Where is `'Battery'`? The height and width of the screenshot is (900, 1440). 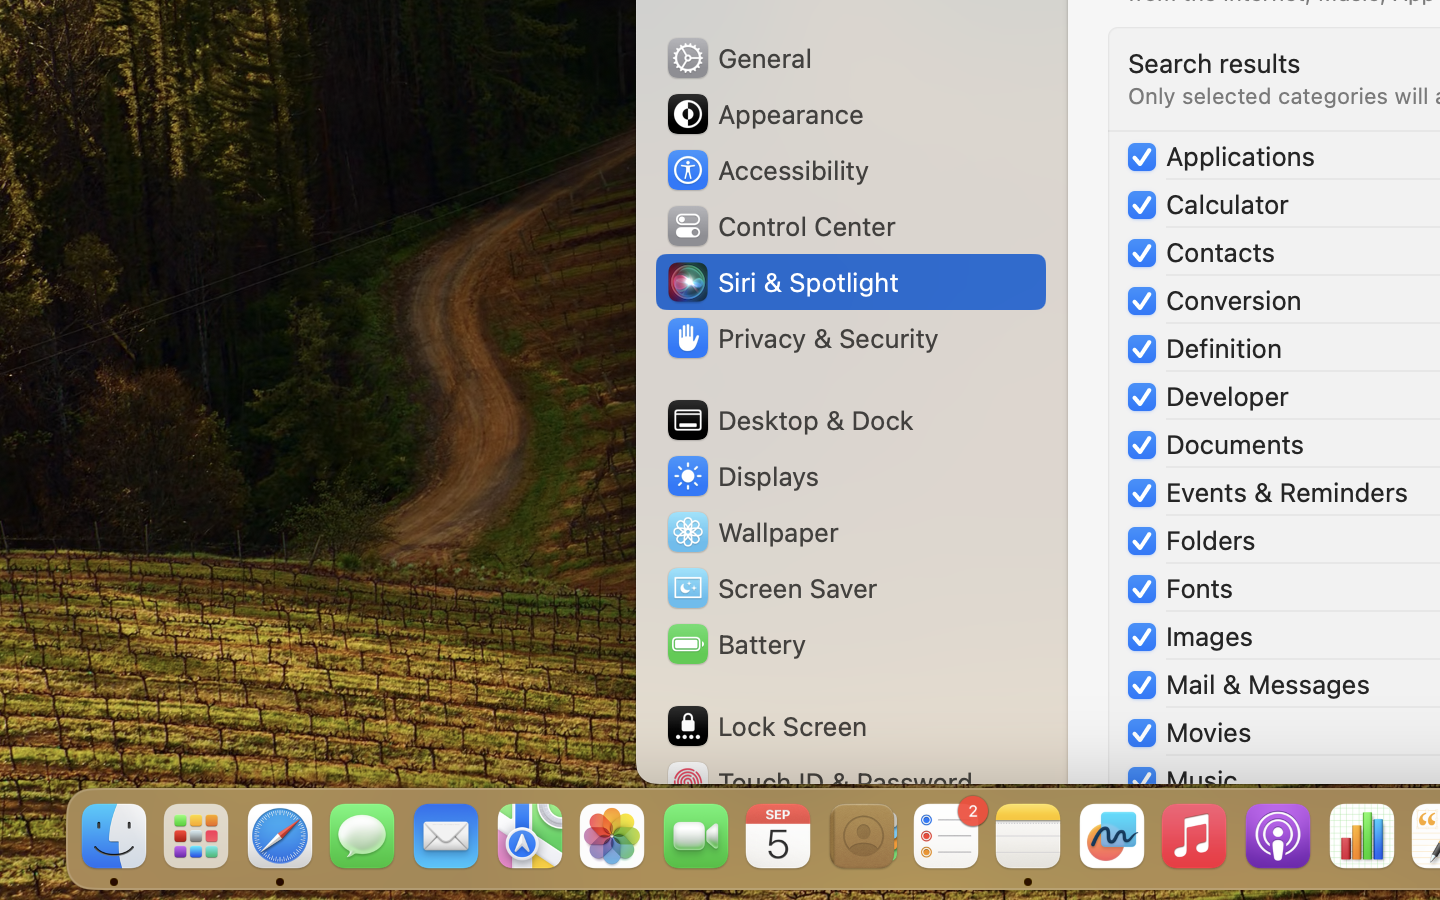 'Battery' is located at coordinates (733, 644).